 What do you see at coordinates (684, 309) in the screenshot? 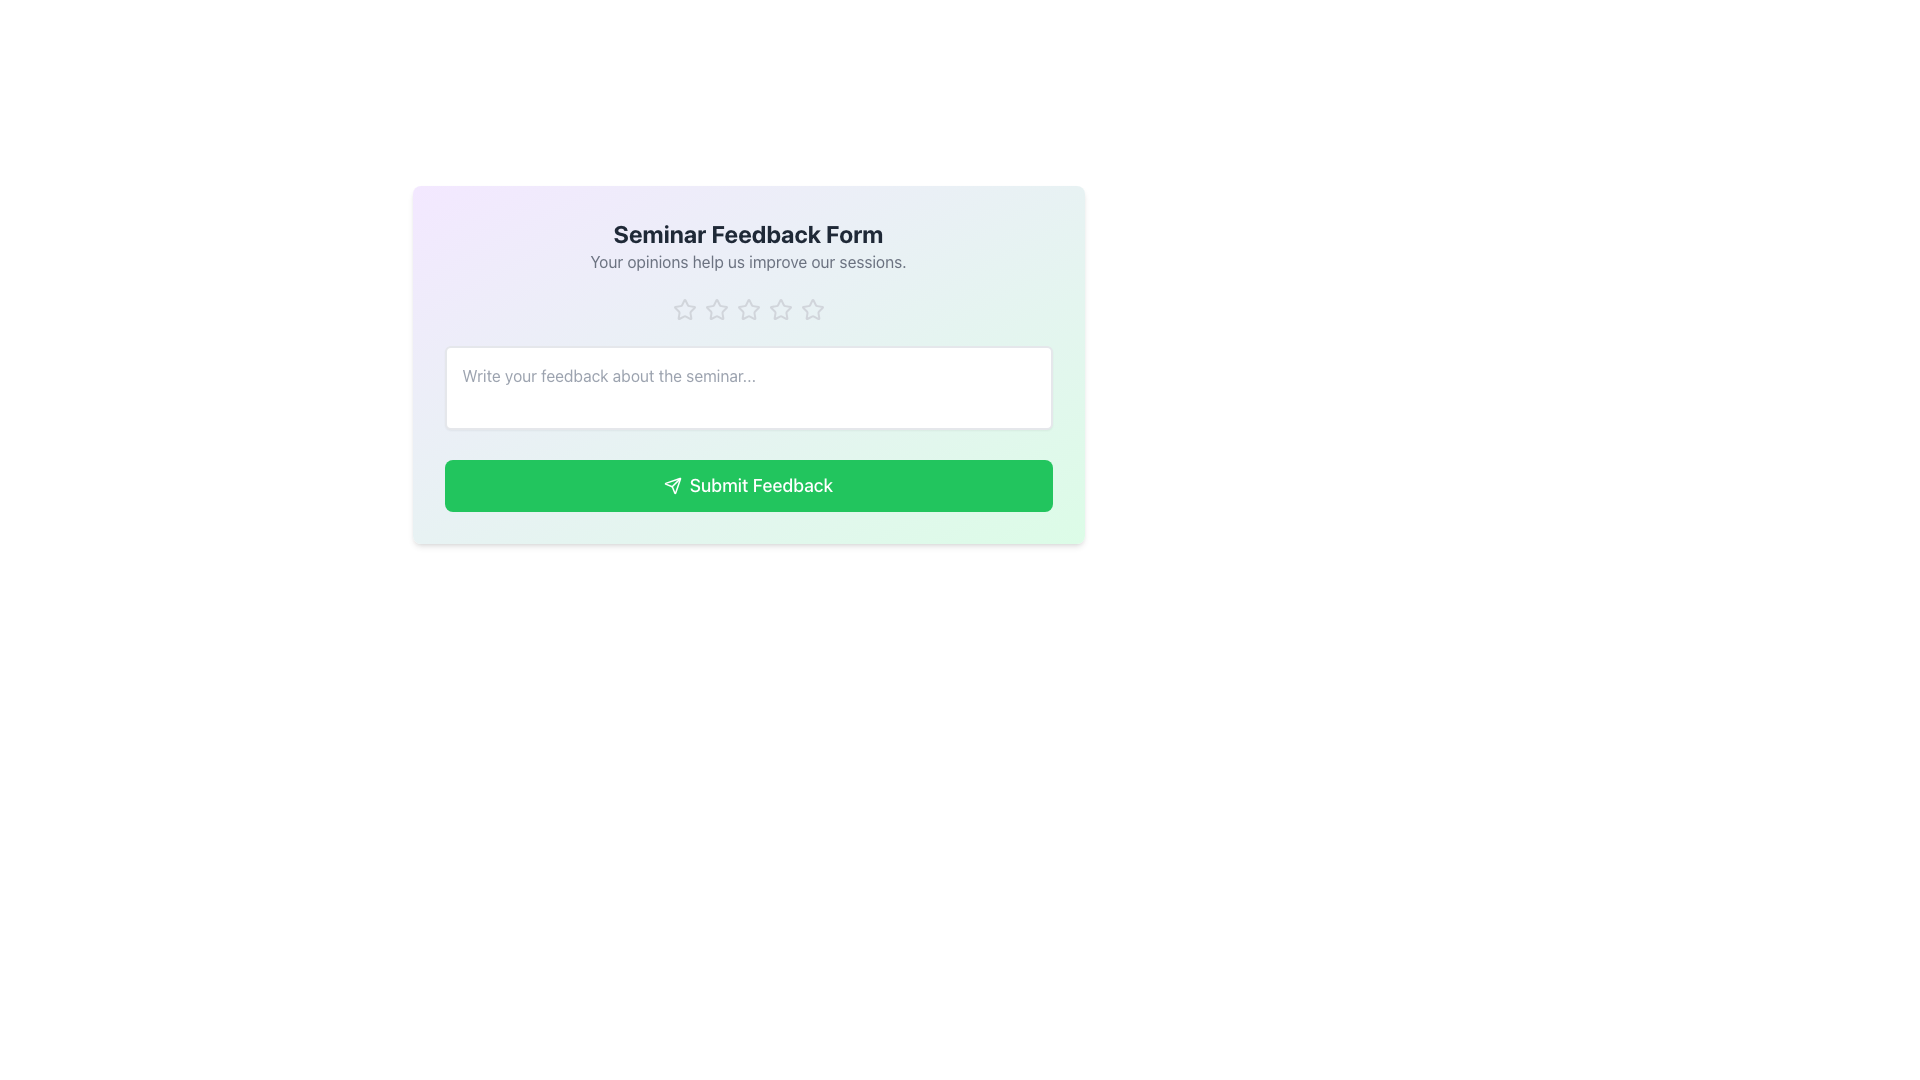
I see `the second star icon in the rating component of the 'Seminar Feedback Form', which is styled with an outline design and is part of a row of five stars` at bounding box center [684, 309].